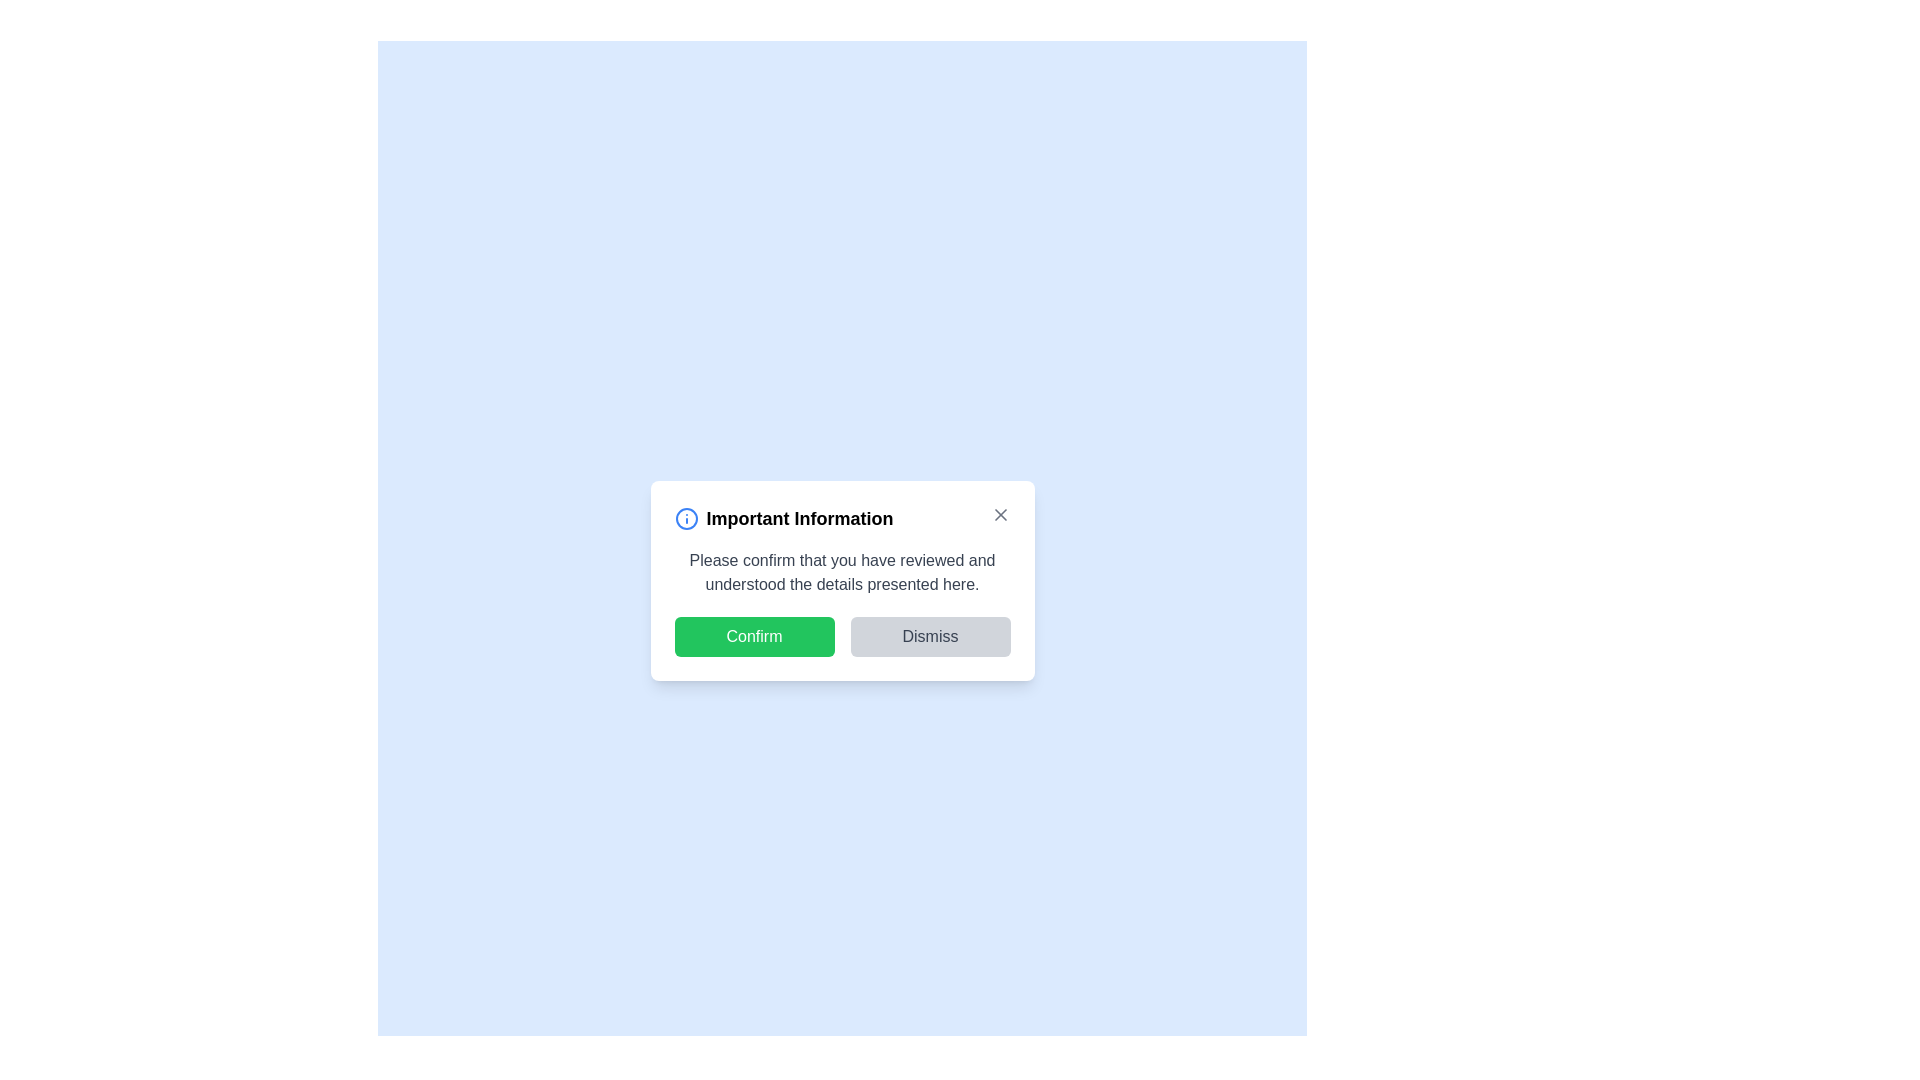 This screenshot has height=1080, width=1920. I want to click on the 'Dismiss' button located on the right-hand side of a horizontal group of two buttons below the modal dialog, so click(929, 636).